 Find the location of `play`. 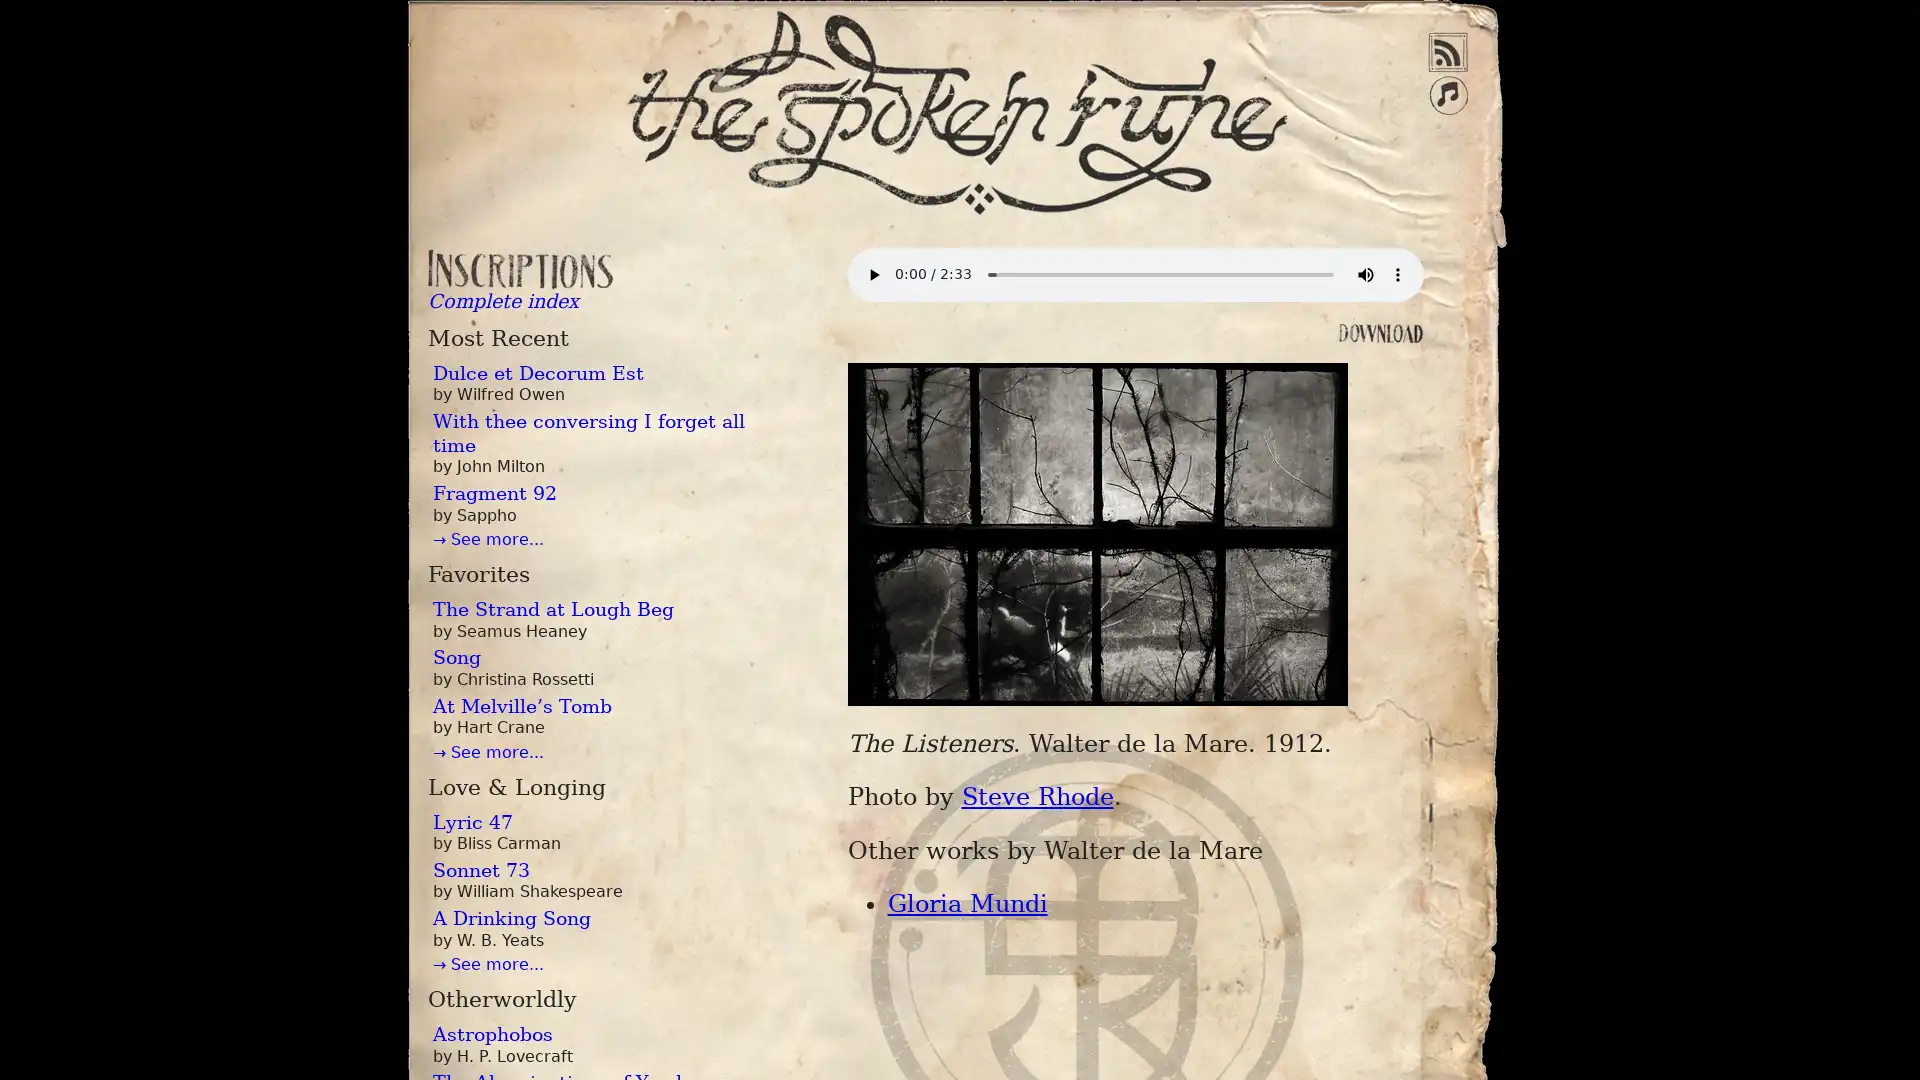

play is located at coordinates (873, 274).